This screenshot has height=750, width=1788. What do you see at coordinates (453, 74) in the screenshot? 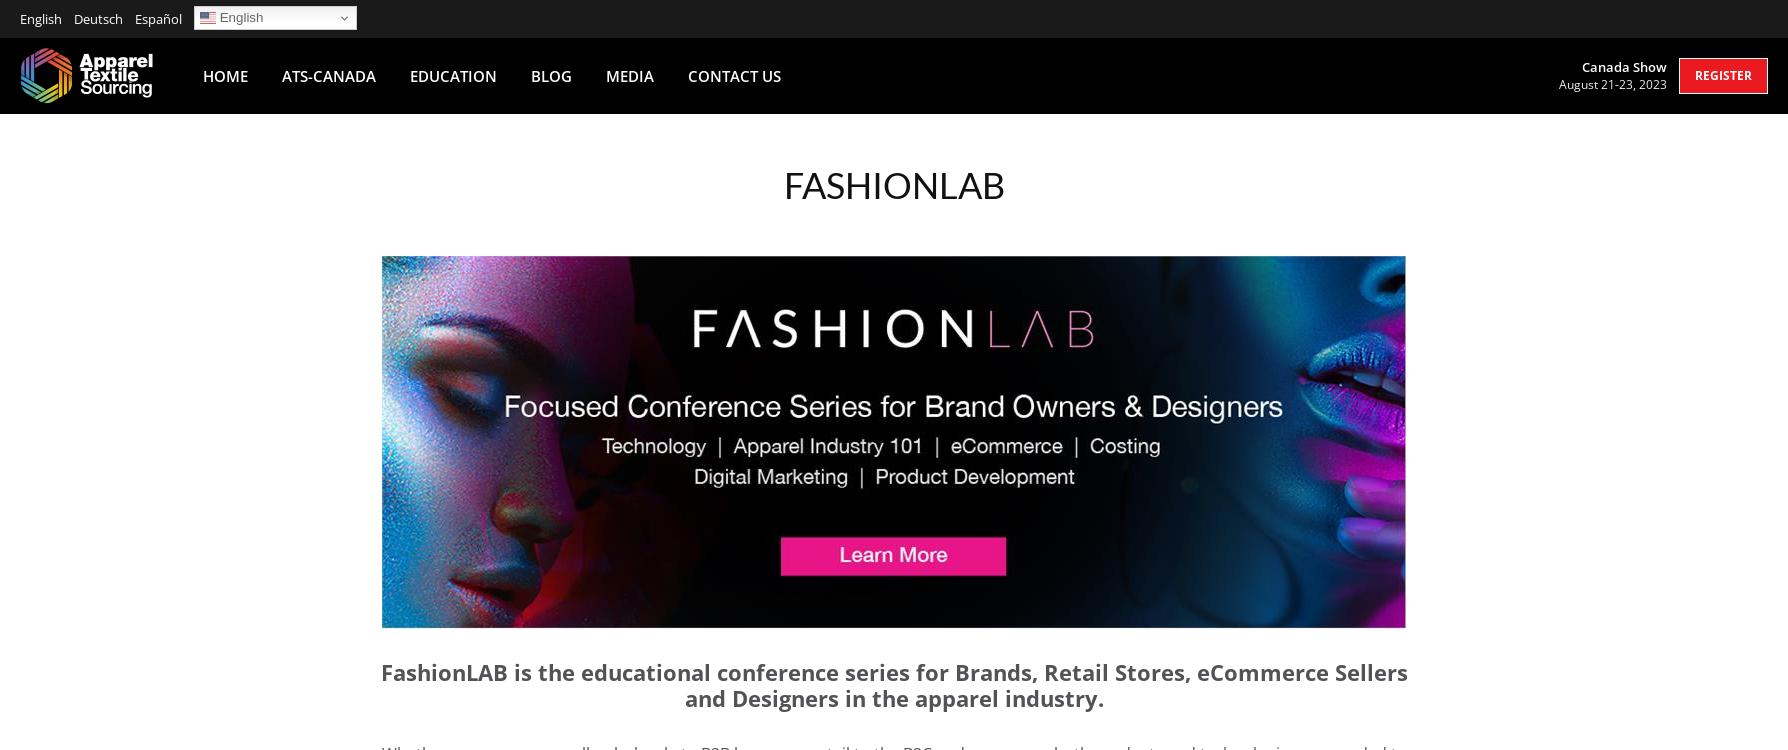
I see `'Education'` at bounding box center [453, 74].